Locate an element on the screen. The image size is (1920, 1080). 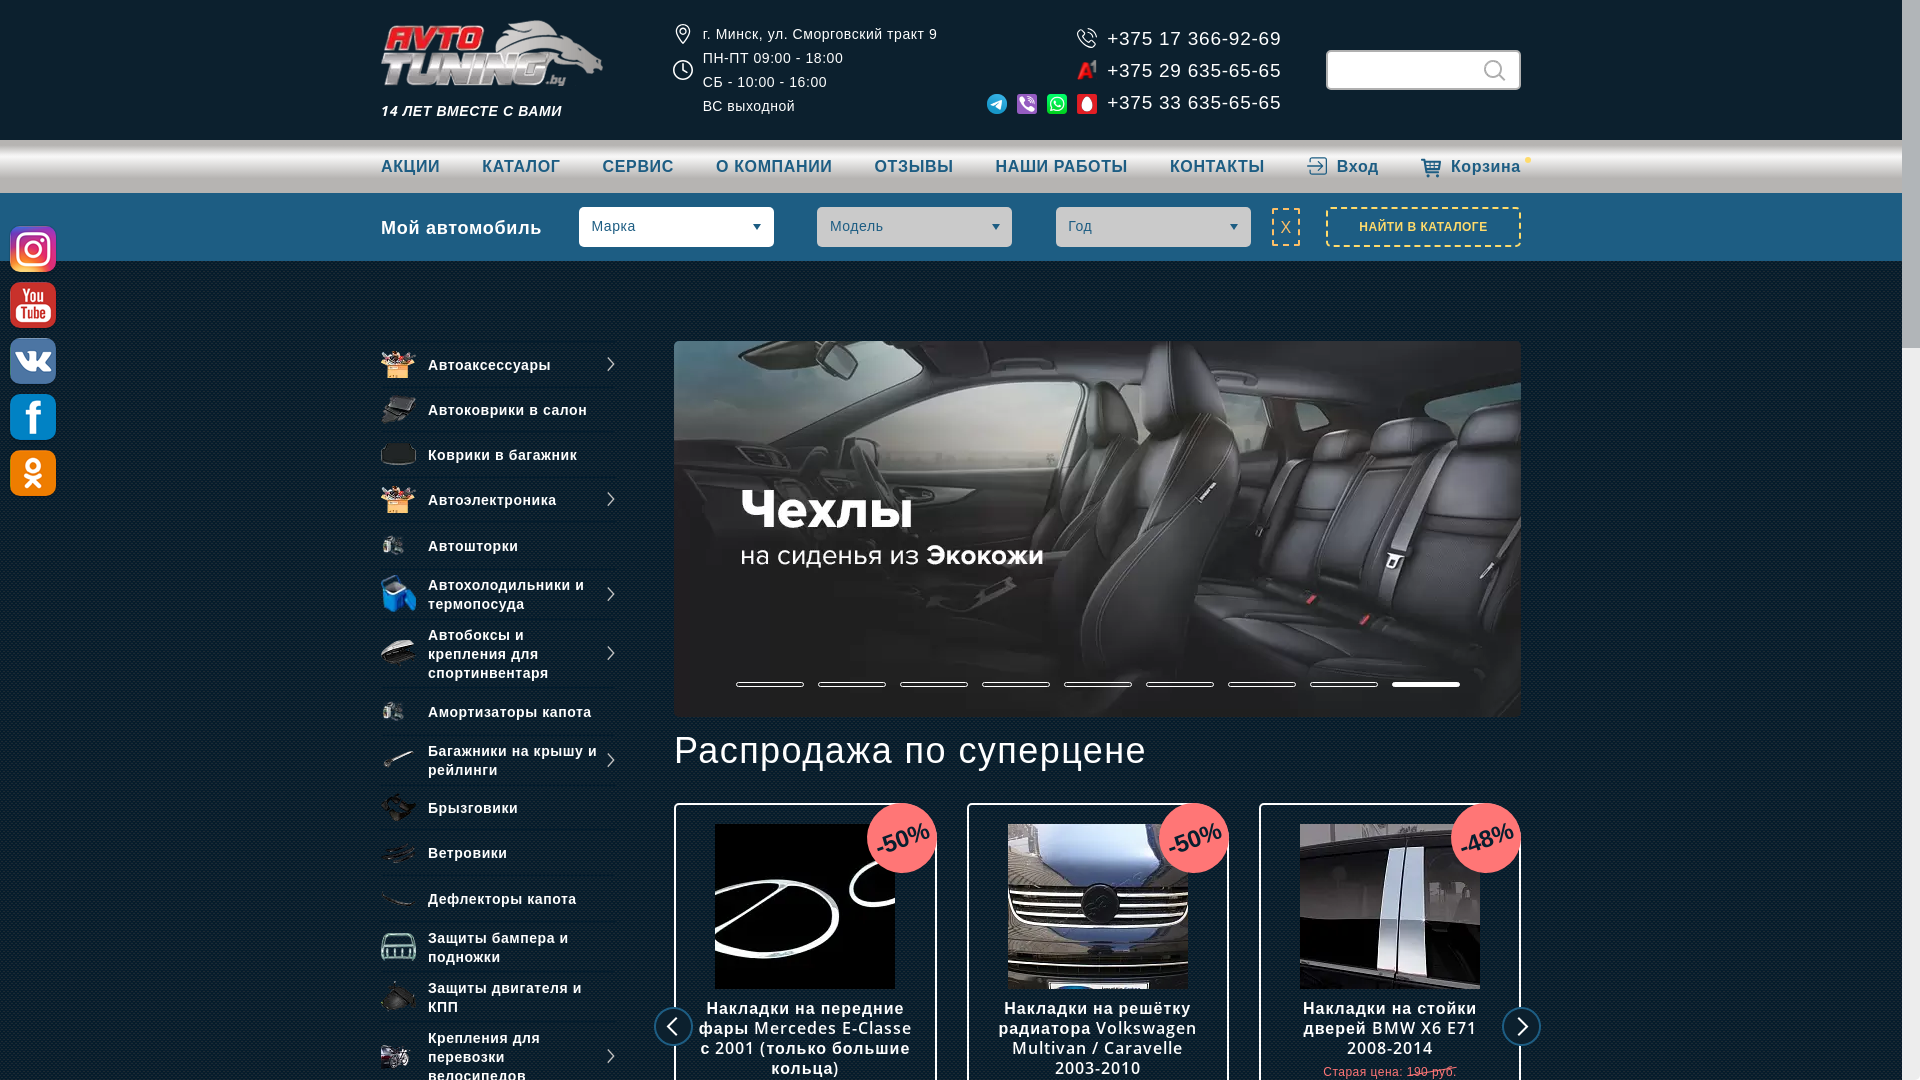
'+375 33 635-65-65' is located at coordinates (1106, 101).